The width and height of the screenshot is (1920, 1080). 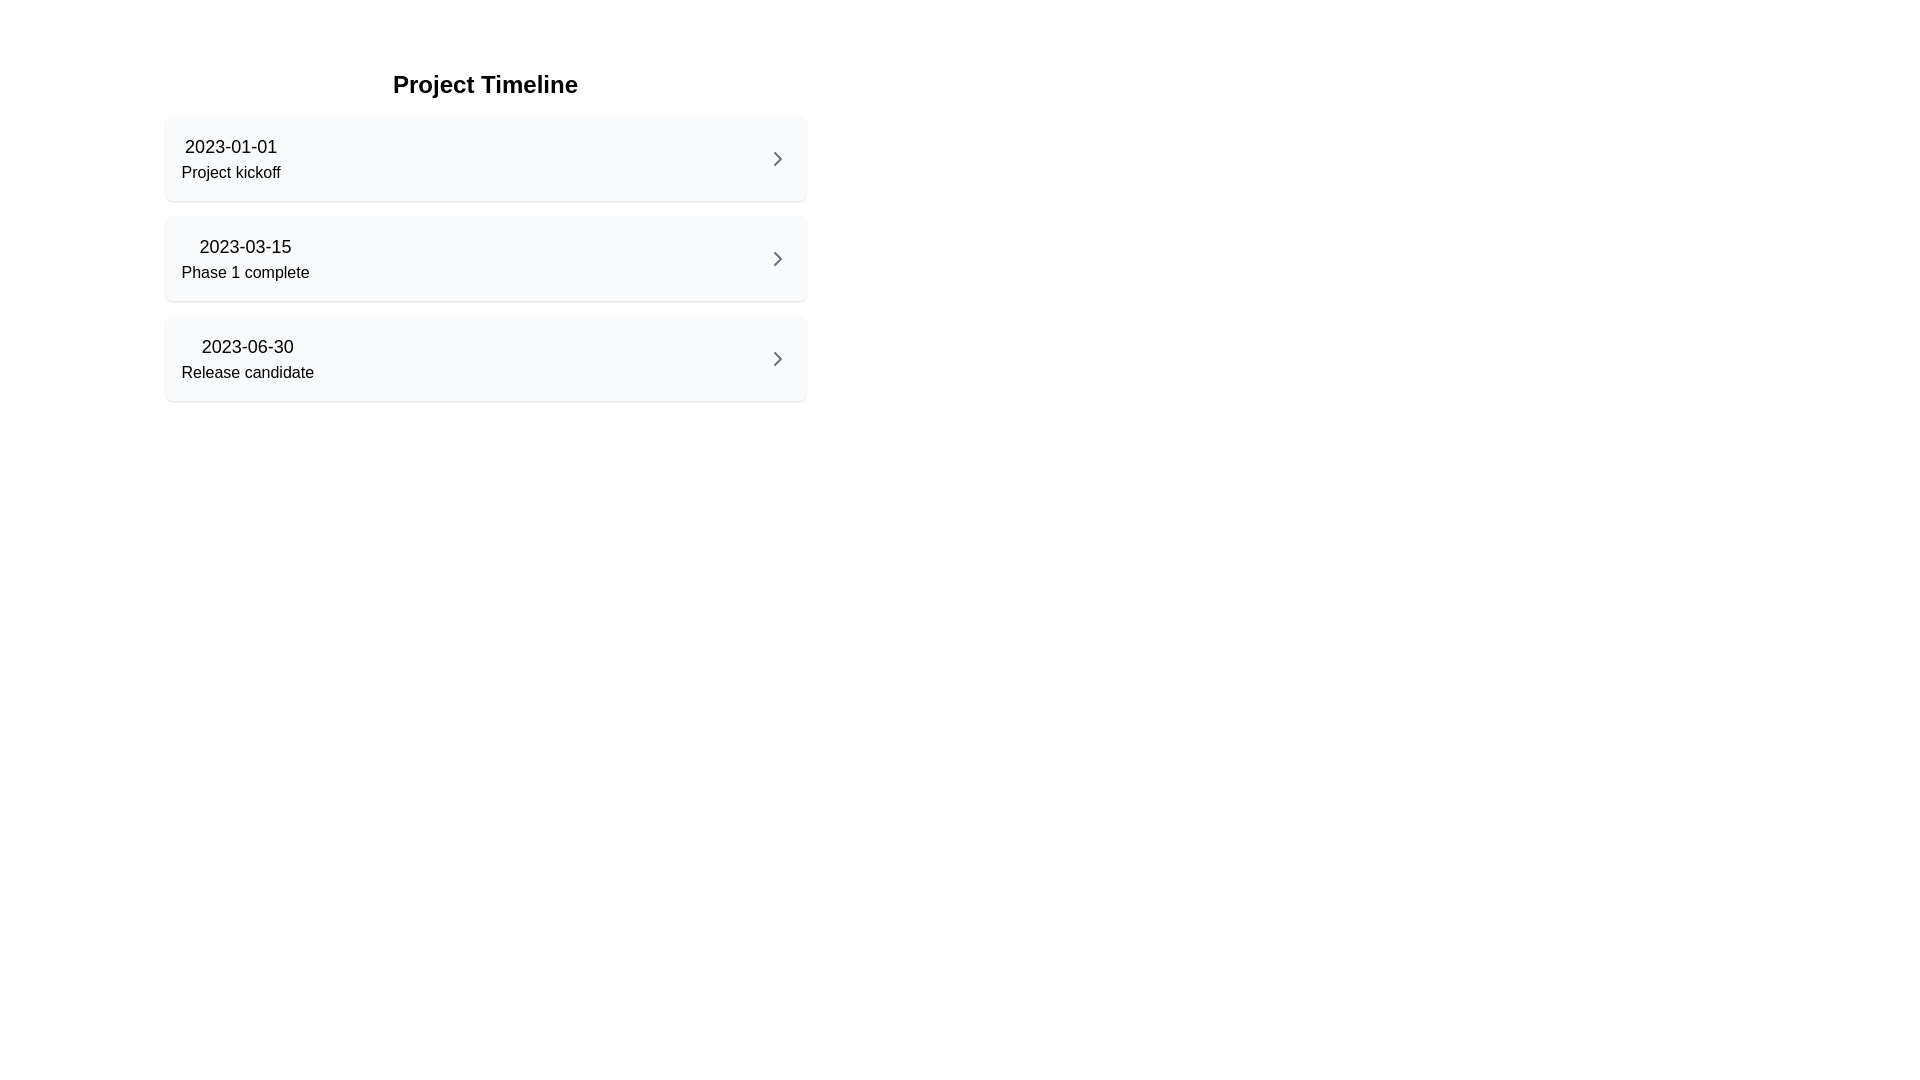 What do you see at coordinates (485, 234) in the screenshot?
I see `the milestone entry for 'Phase 1 complete' on '2023-03-15' in the Project Timeline` at bounding box center [485, 234].